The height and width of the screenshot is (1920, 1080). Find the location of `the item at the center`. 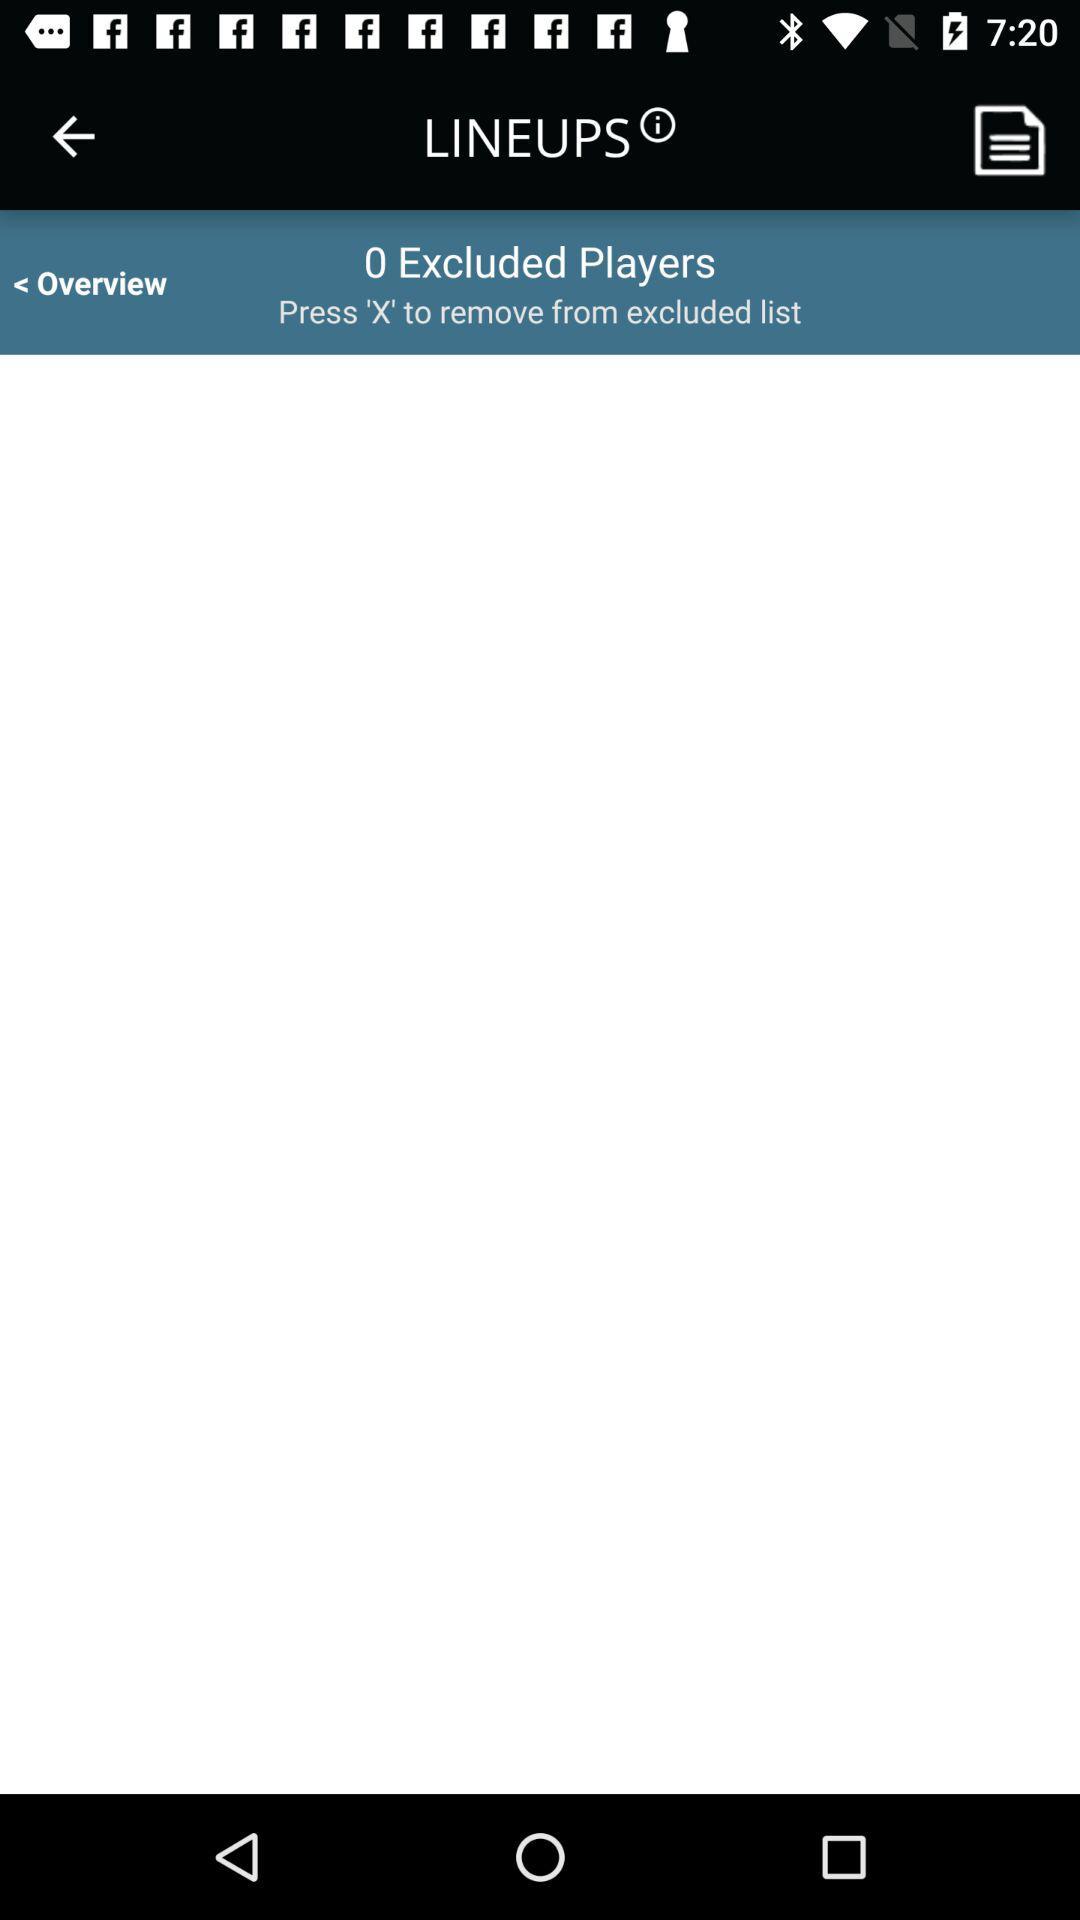

the item at the center is located at coordinates (540, 1073).